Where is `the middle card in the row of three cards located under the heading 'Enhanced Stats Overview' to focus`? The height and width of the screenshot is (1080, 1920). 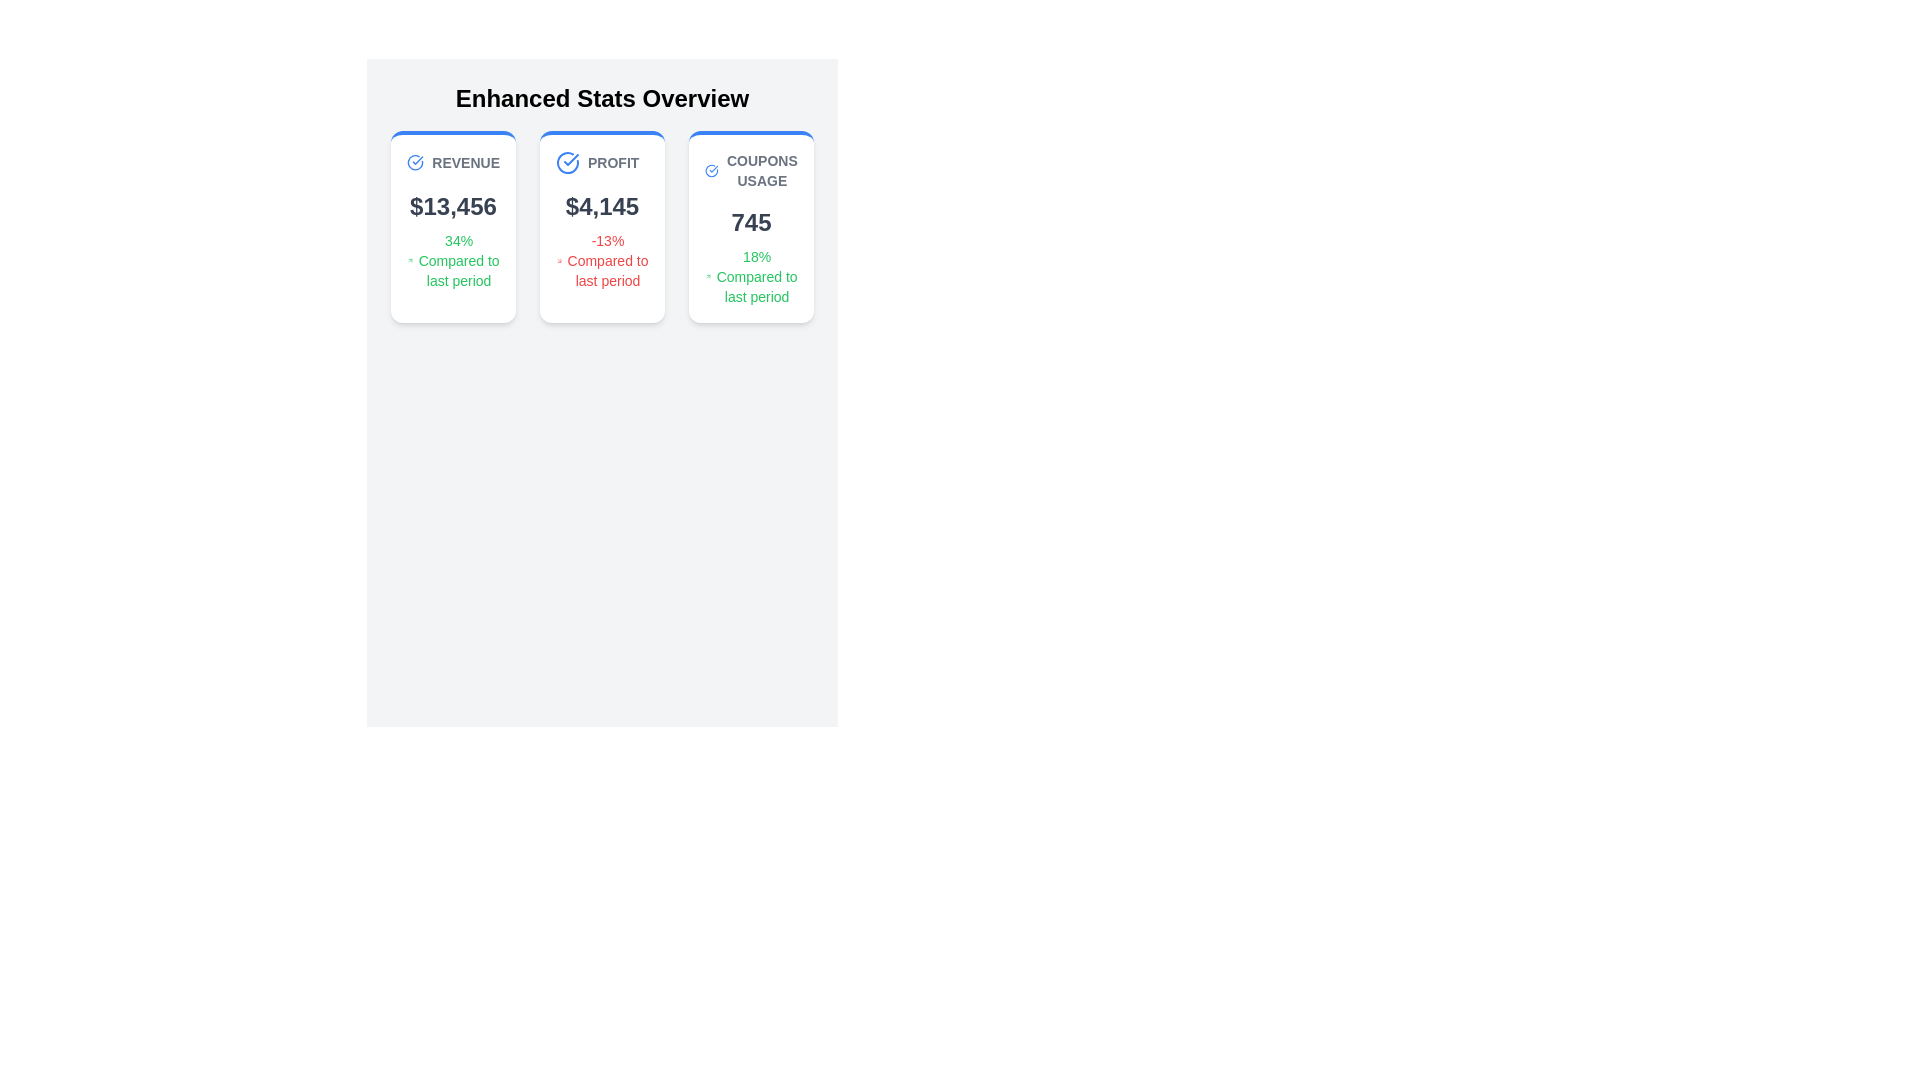 the middle card in the row of three cards located under the heading 'Enhanced Stats Overview' to focus is located at coordinates (601, 226).